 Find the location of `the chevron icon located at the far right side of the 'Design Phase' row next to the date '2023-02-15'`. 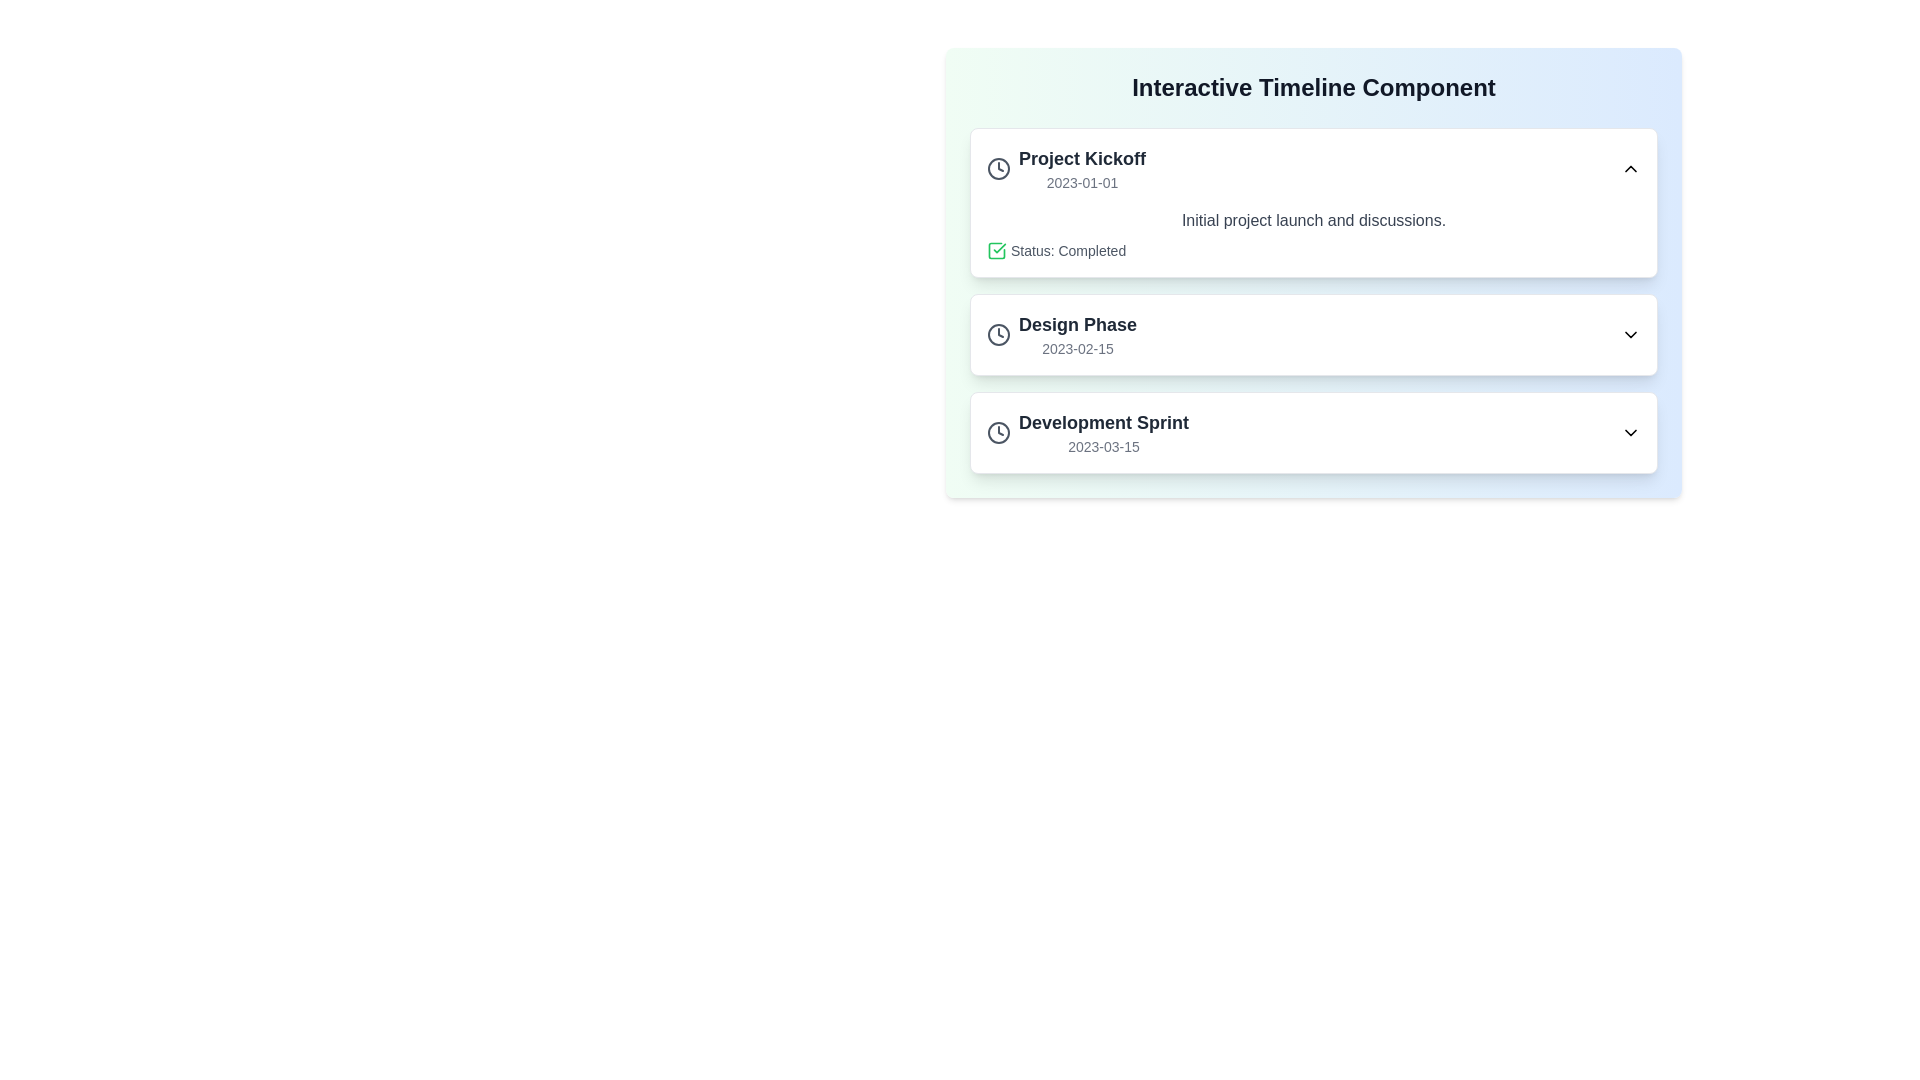

the chevron icon located at the far right side of the 'Design Phase' row next to the date '2023-02-15' is located at coordinates (1631, 334).